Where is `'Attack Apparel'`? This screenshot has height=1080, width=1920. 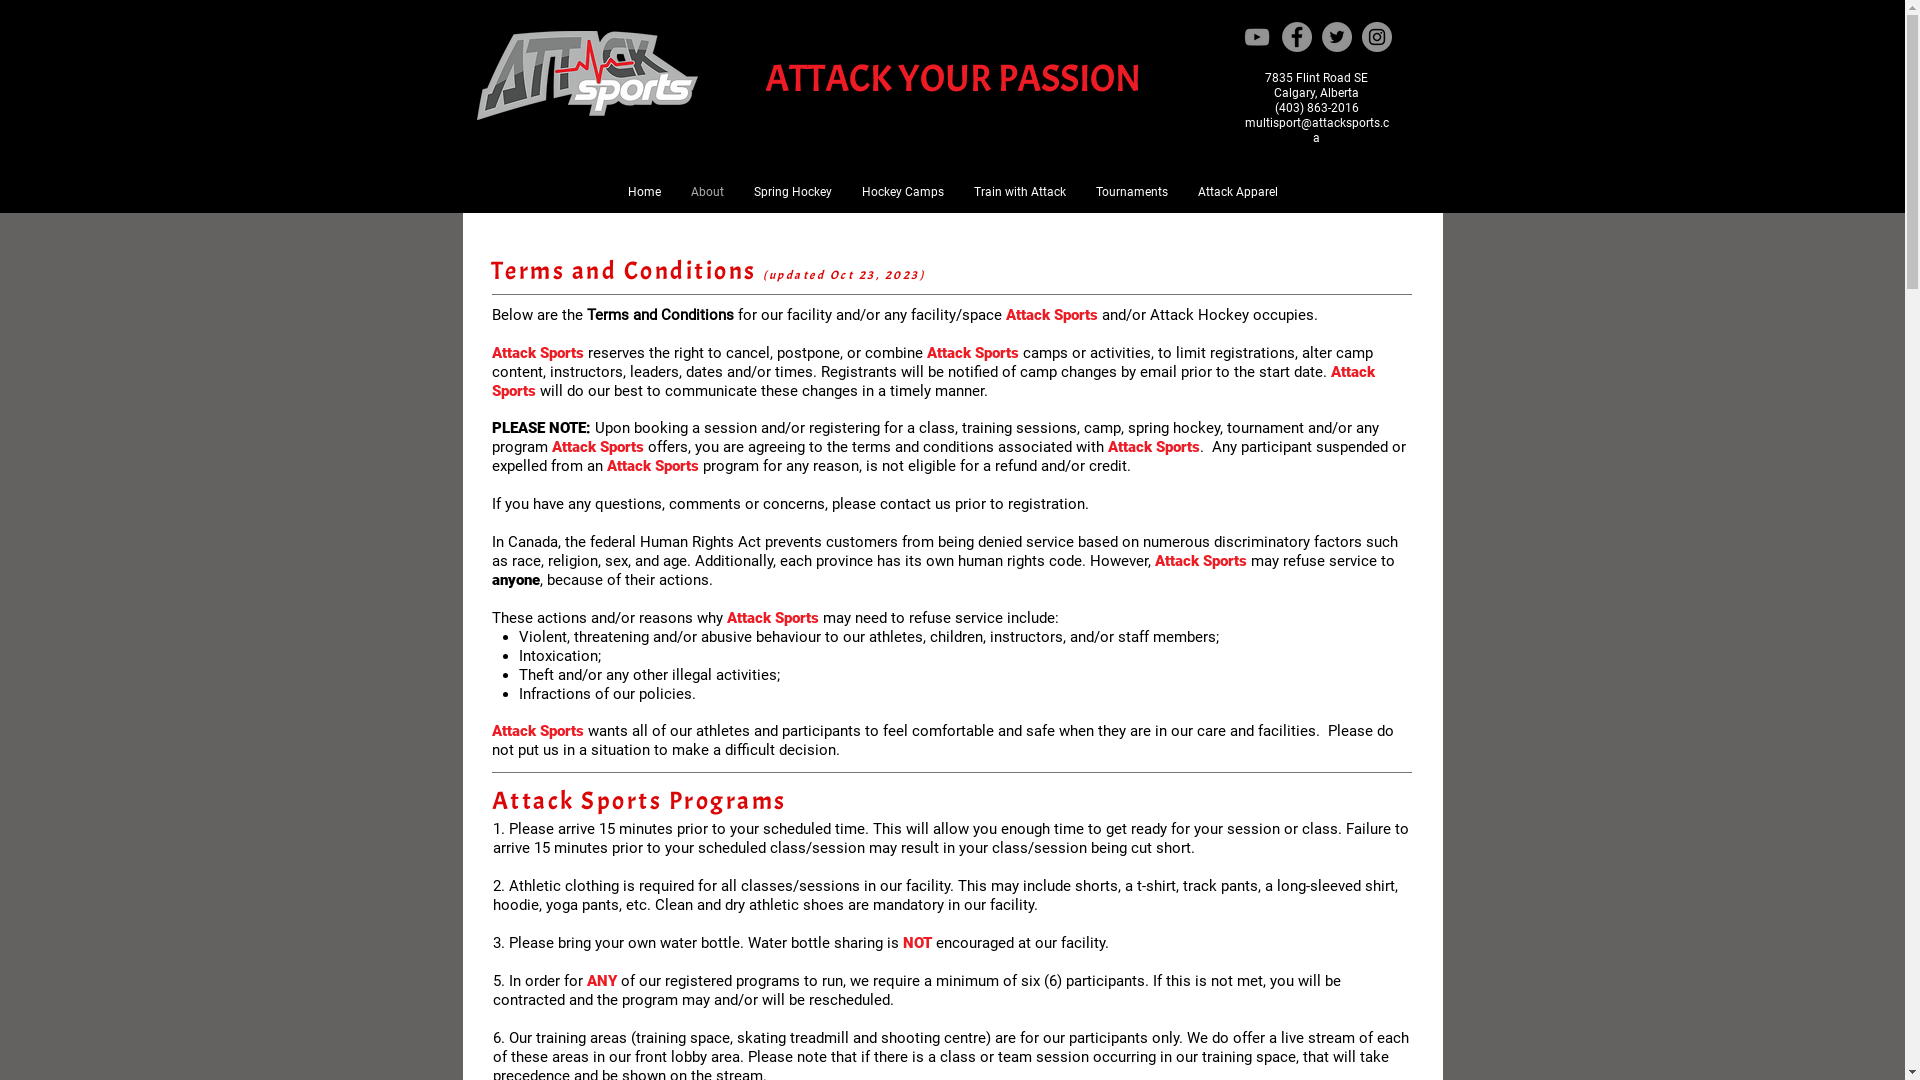
'Attack Apparel' is located at coordinates (1236, 192).